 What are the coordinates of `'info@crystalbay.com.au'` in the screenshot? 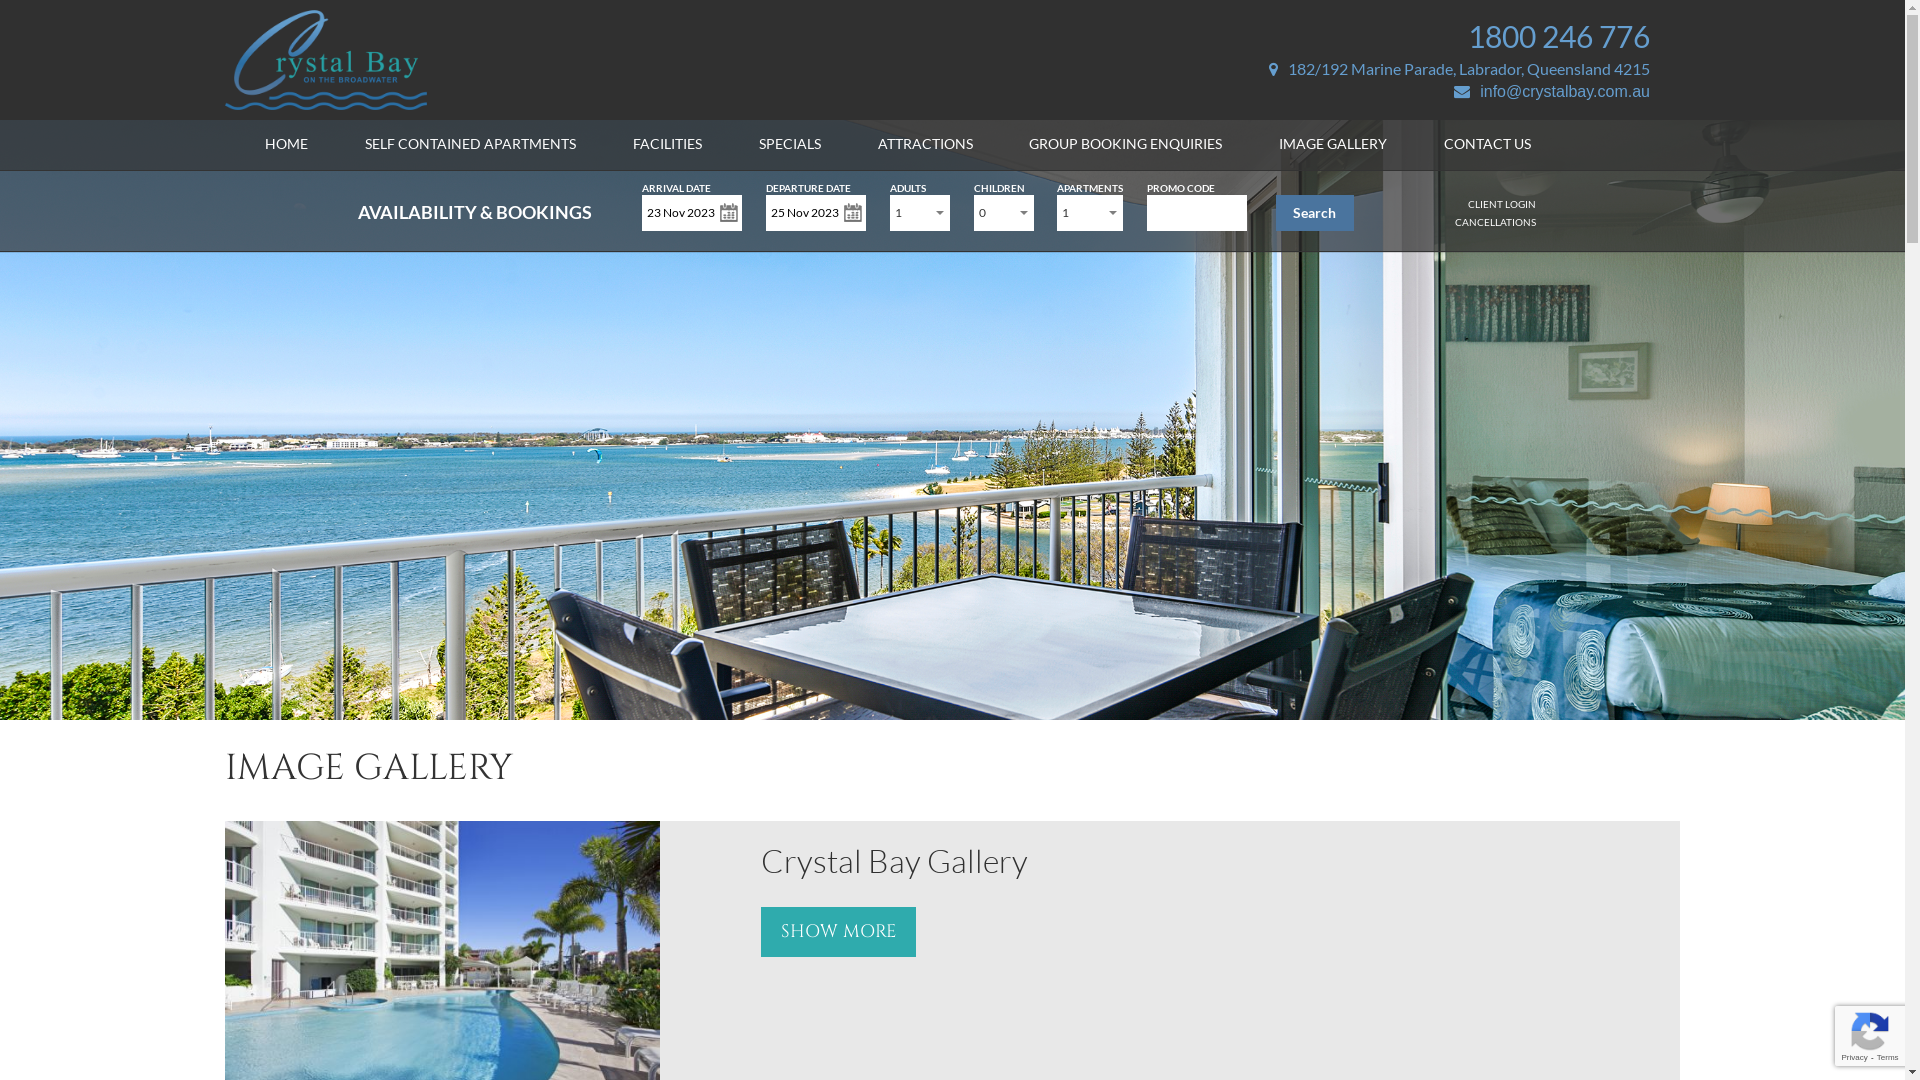 It's located at (1454, 91).